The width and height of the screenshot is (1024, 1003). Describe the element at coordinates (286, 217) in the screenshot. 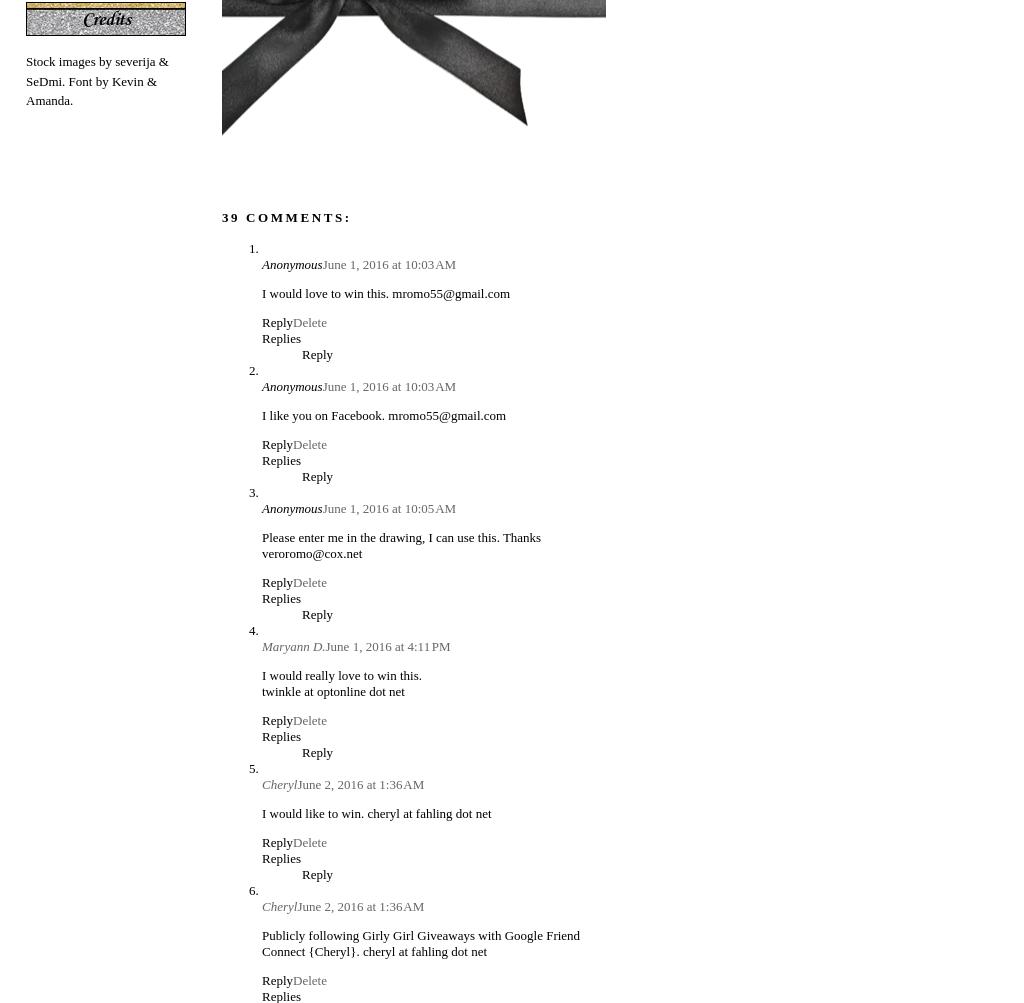

I see `'39 comments:'` at that location.